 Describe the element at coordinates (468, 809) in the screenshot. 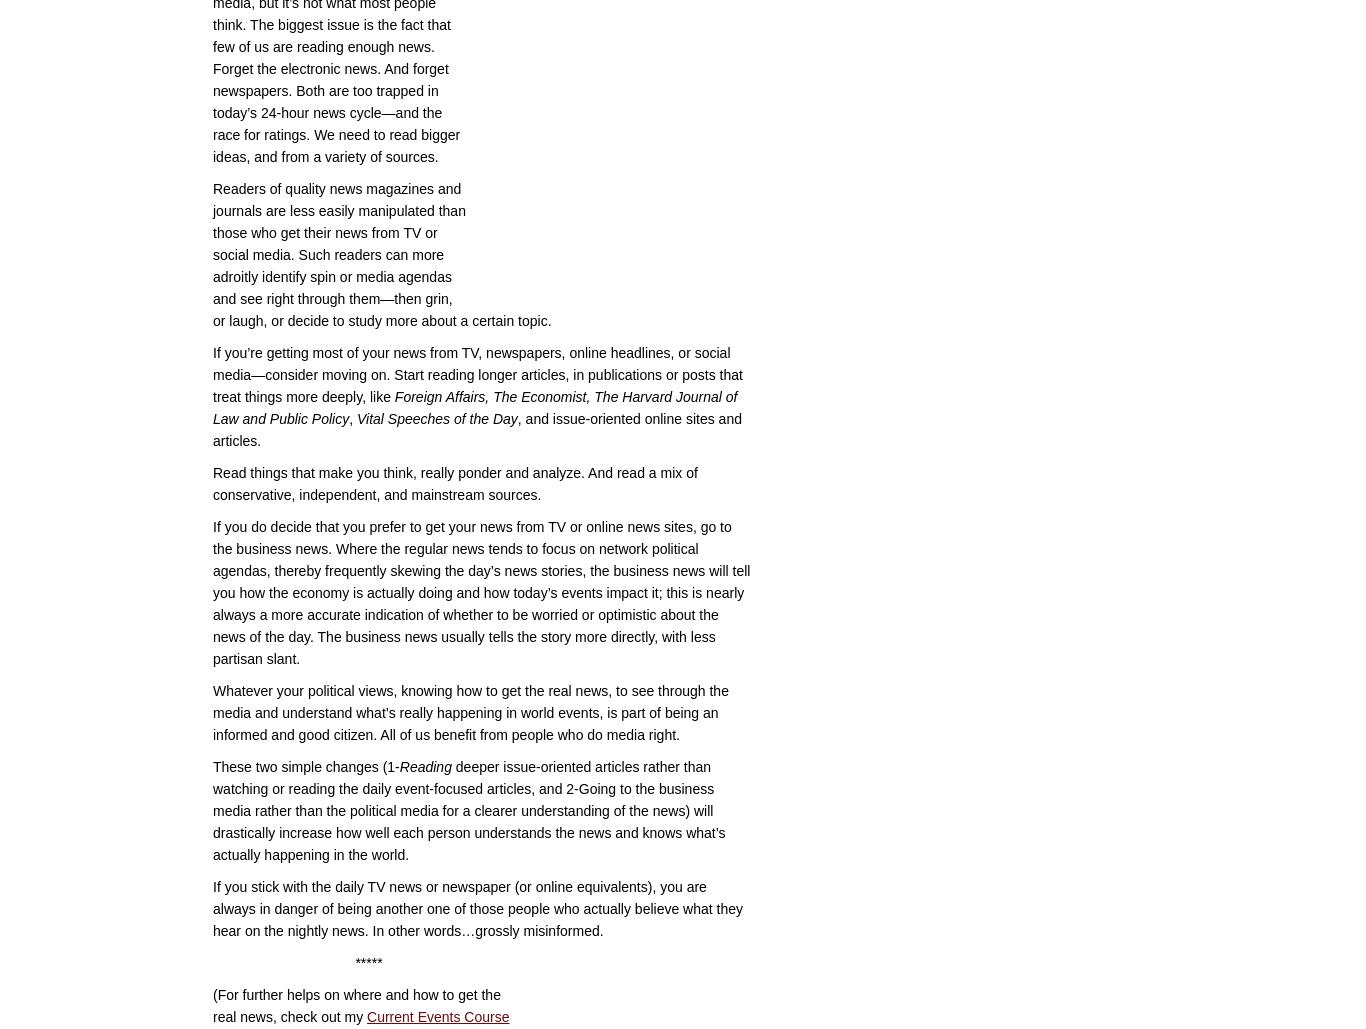

I see `'deeper issue-oriented articles rather than watching or reading the daily event-focused articles, and 2-Going to the business media rather than the political media for a clearer understanding of the news) will drastically increase how well each person understands the news and knows what’s actually happening in the world.'` at that location.